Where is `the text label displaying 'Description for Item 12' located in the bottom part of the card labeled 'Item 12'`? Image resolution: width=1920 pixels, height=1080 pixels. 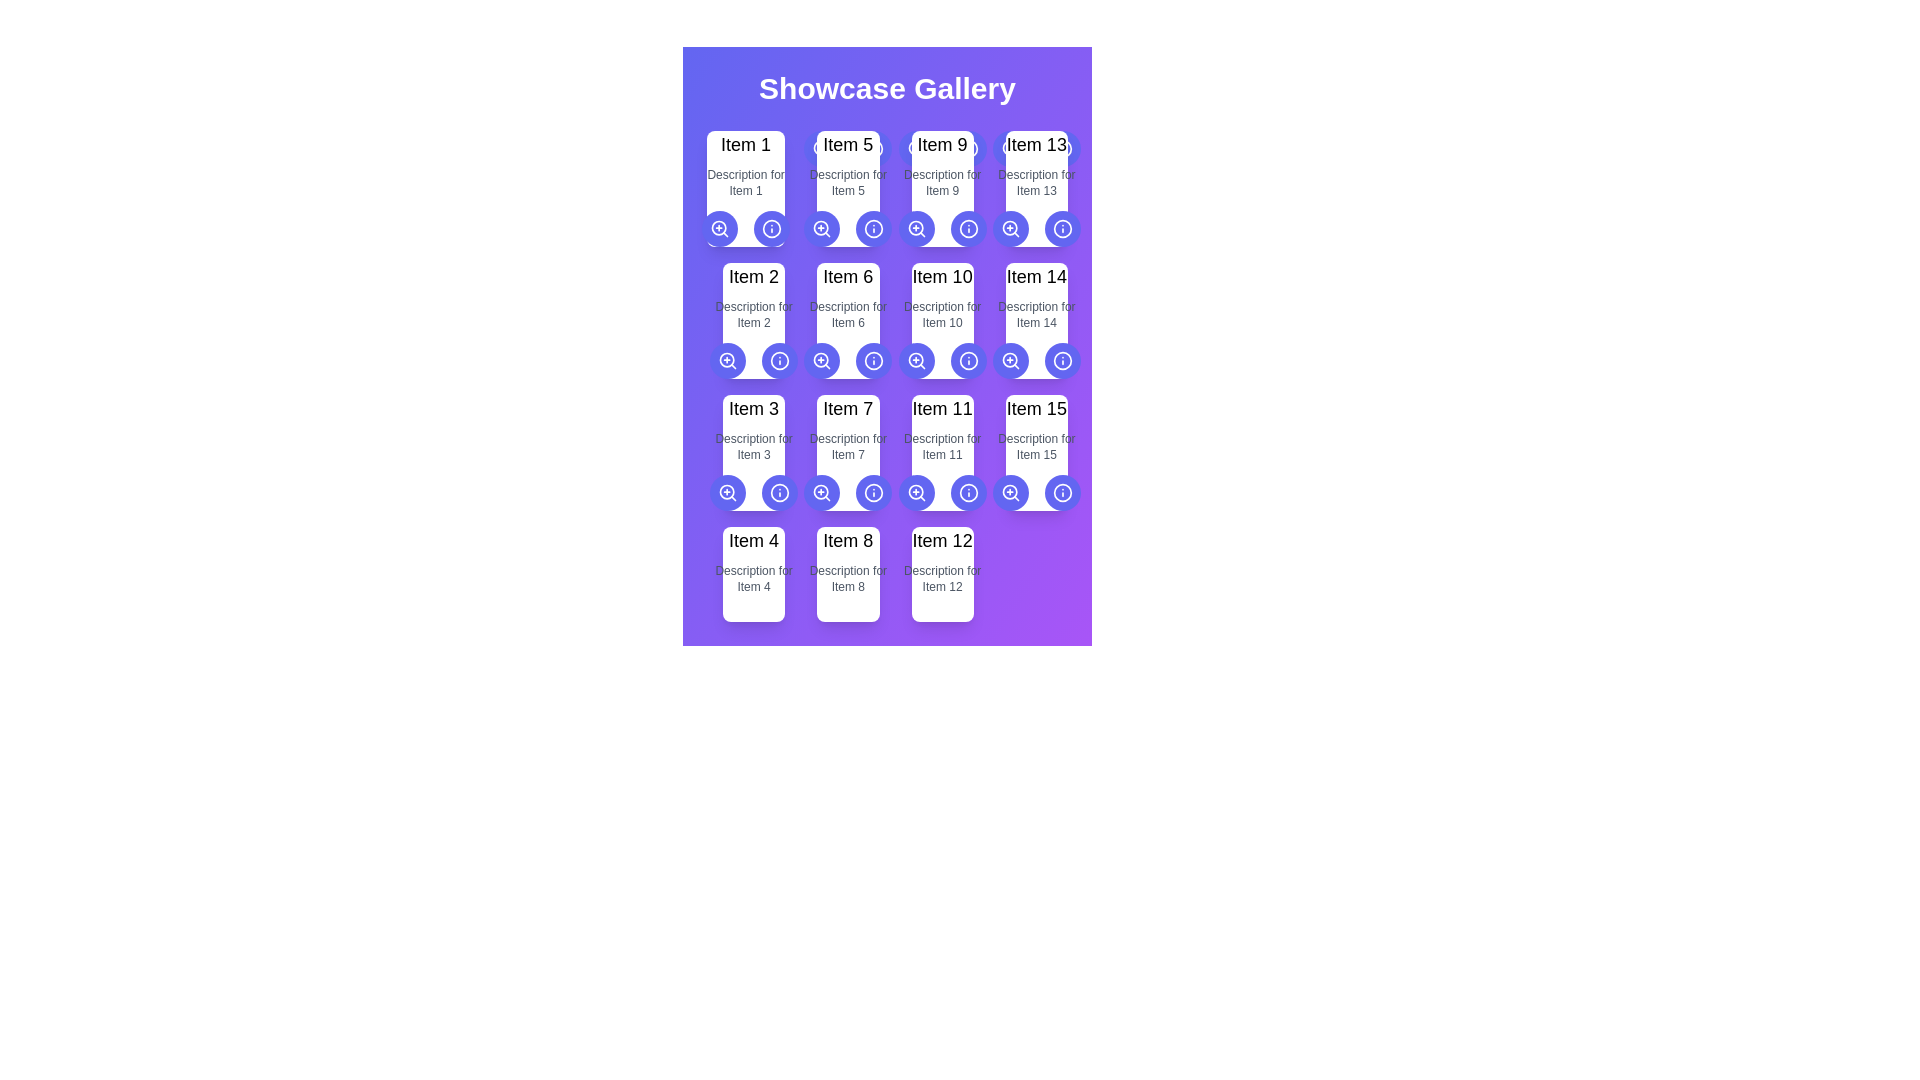 the text label displaying 'Description for Item 12' located in the bottom part of the card labeled 'Item 12' is located at coordinates (941, 578).